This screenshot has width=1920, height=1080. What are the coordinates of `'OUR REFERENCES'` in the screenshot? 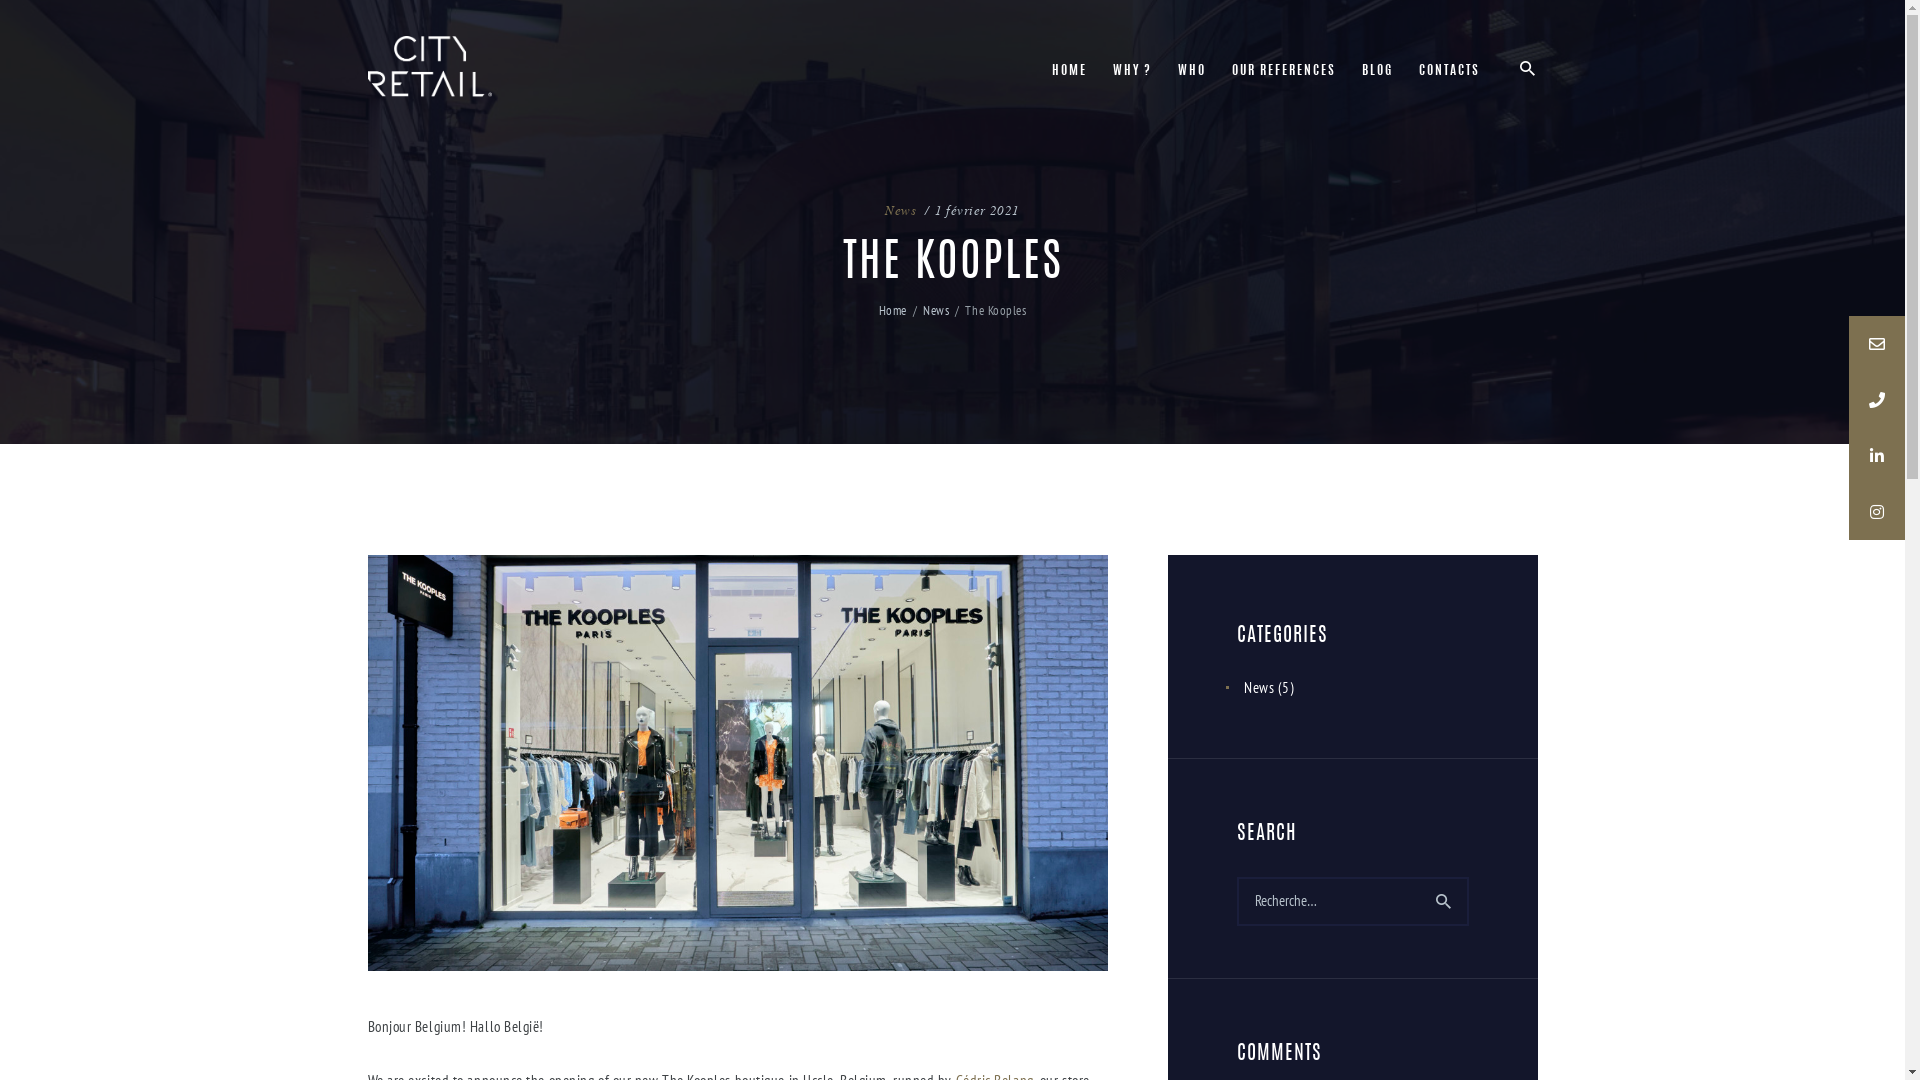 It's located at (1283, 71).